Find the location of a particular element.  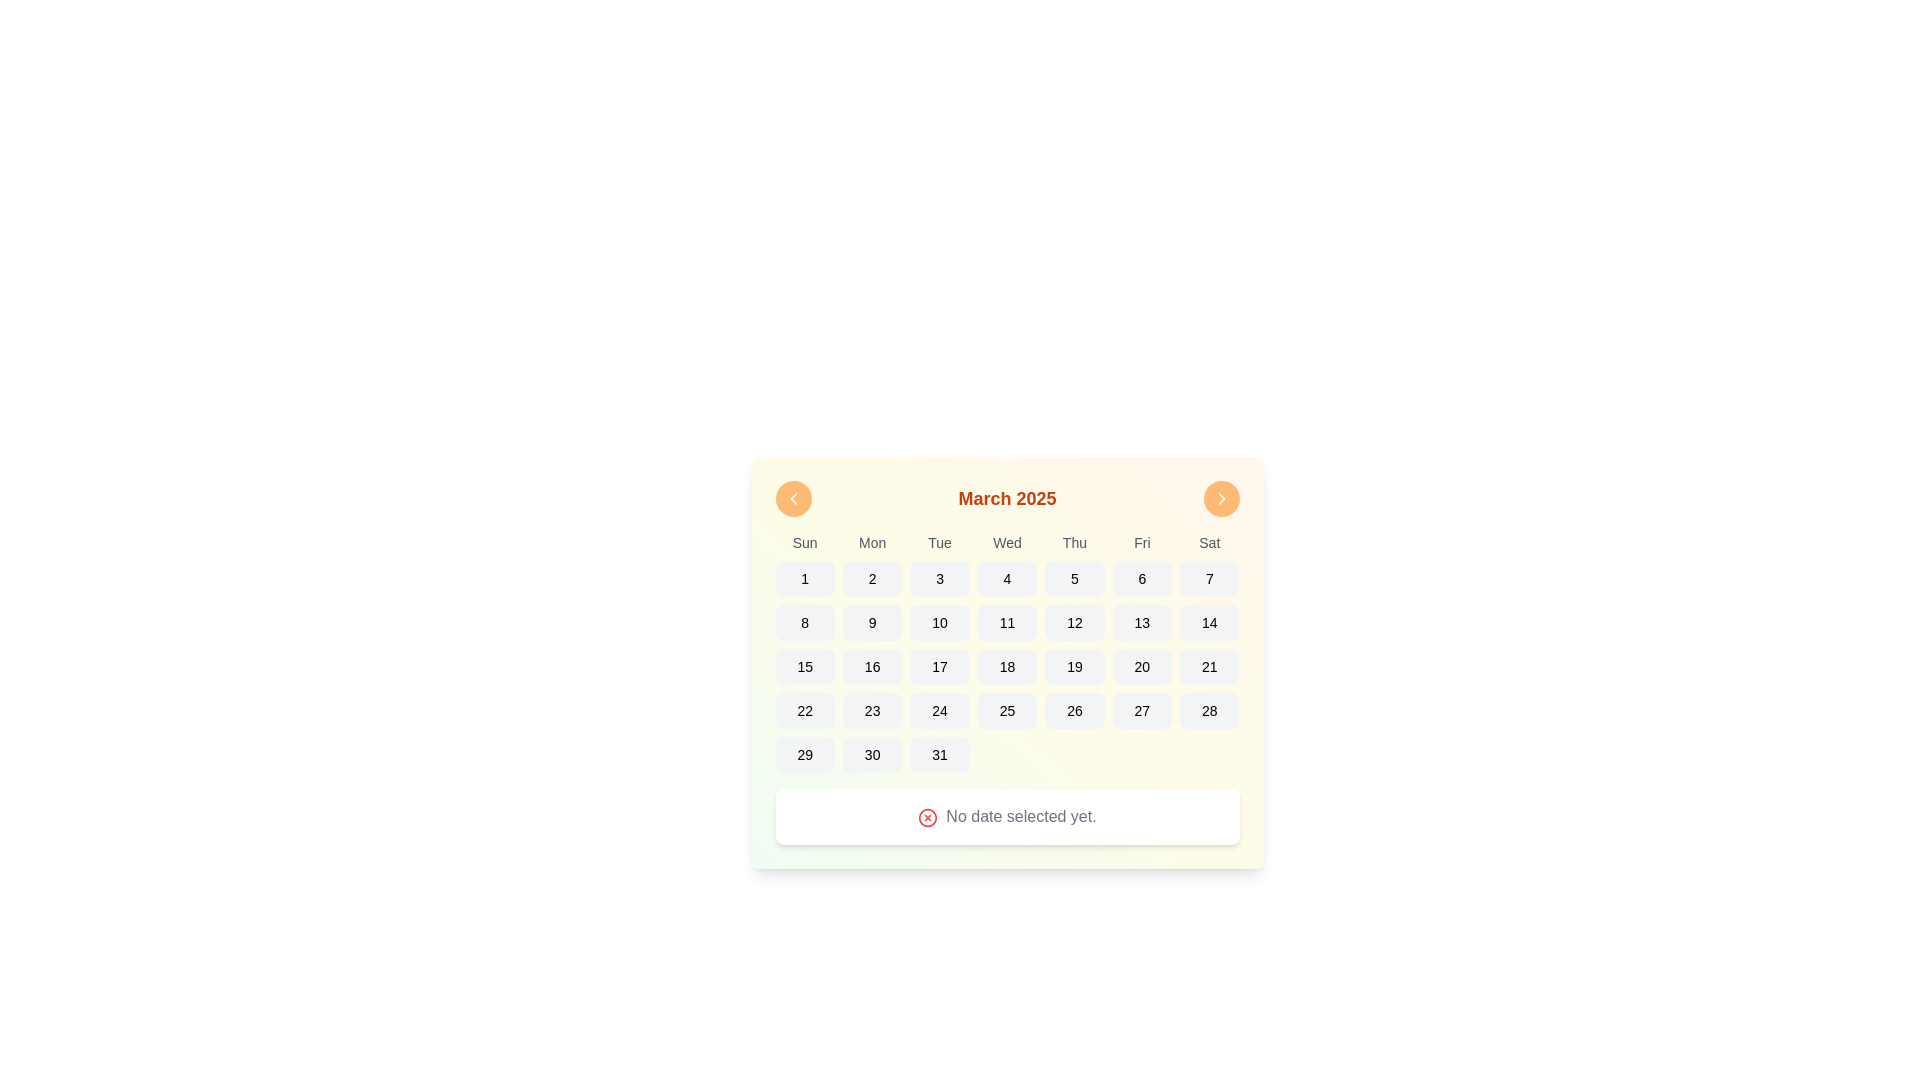

the button representing March 25th in the calendar grid layout is located at coordinates (1007, 709).